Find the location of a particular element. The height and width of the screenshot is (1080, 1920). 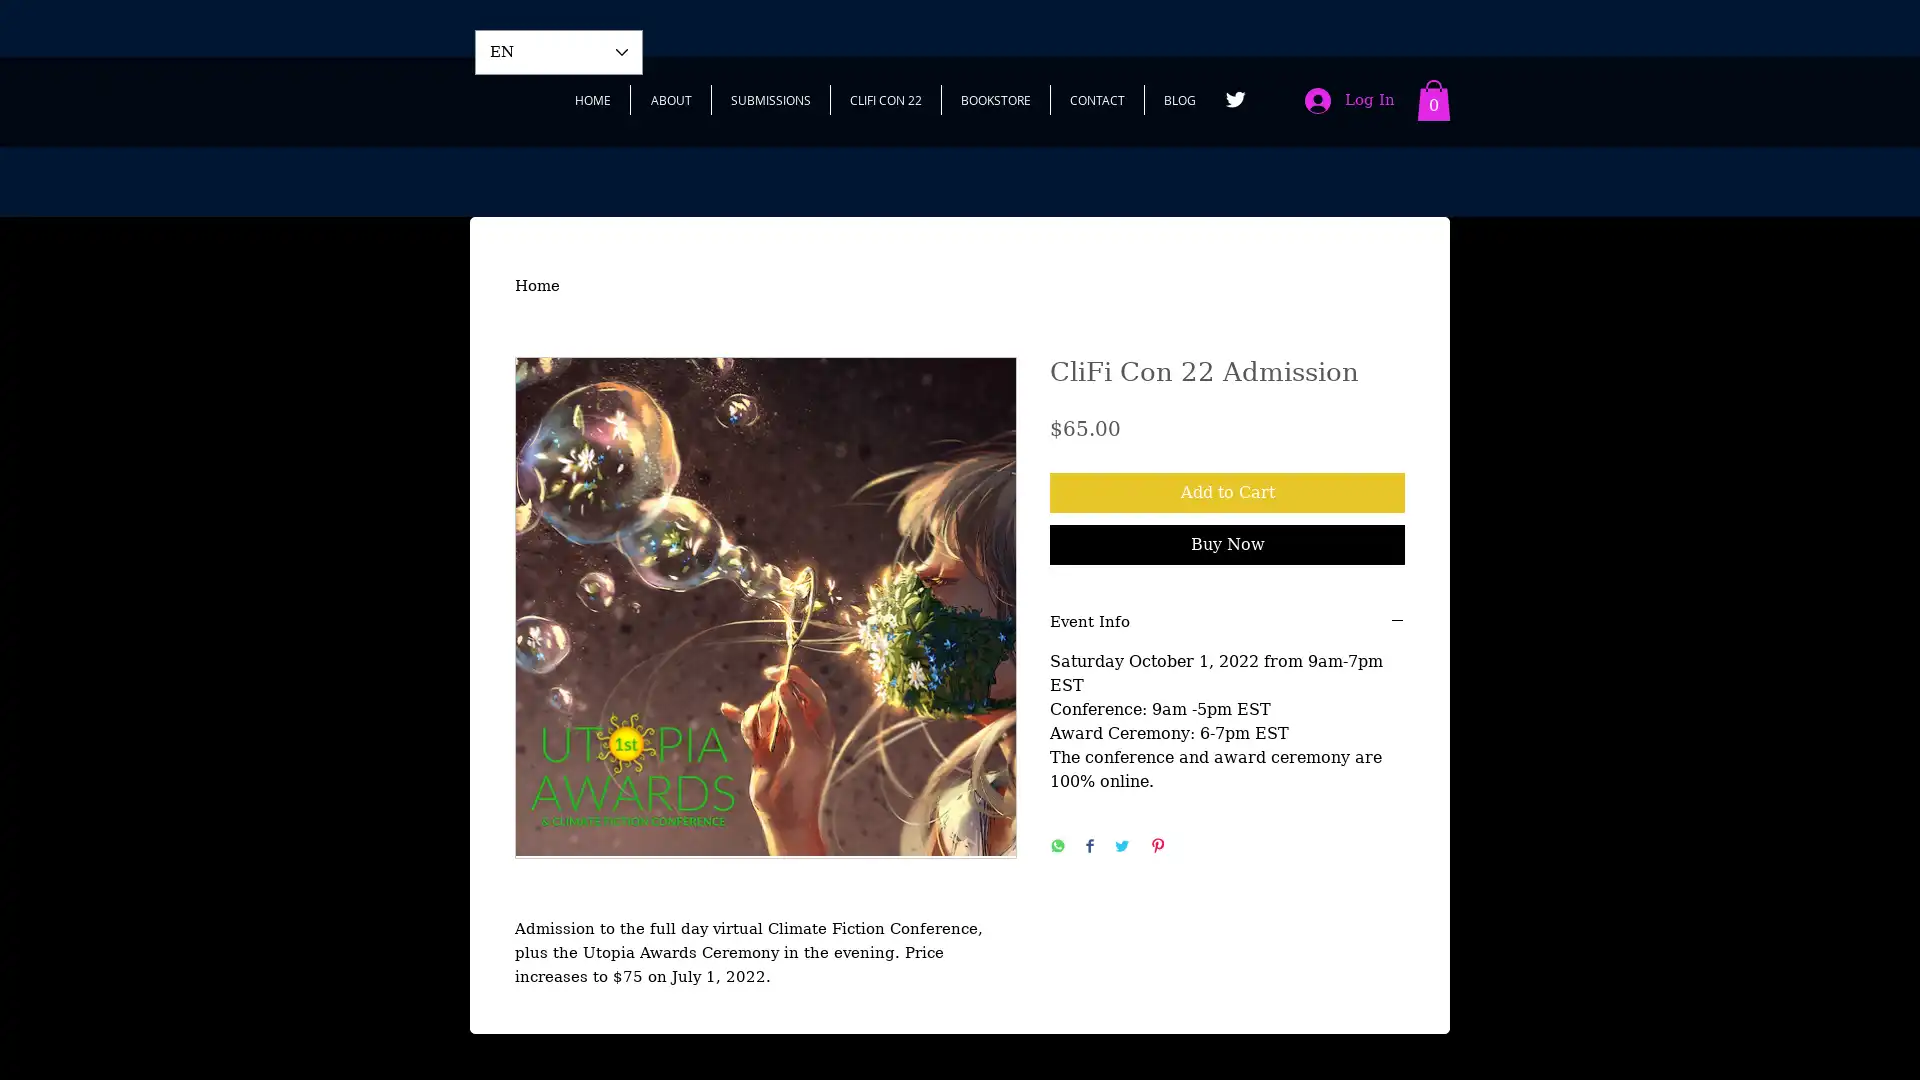

Add to Cart is located at coordinates (1226, 492).